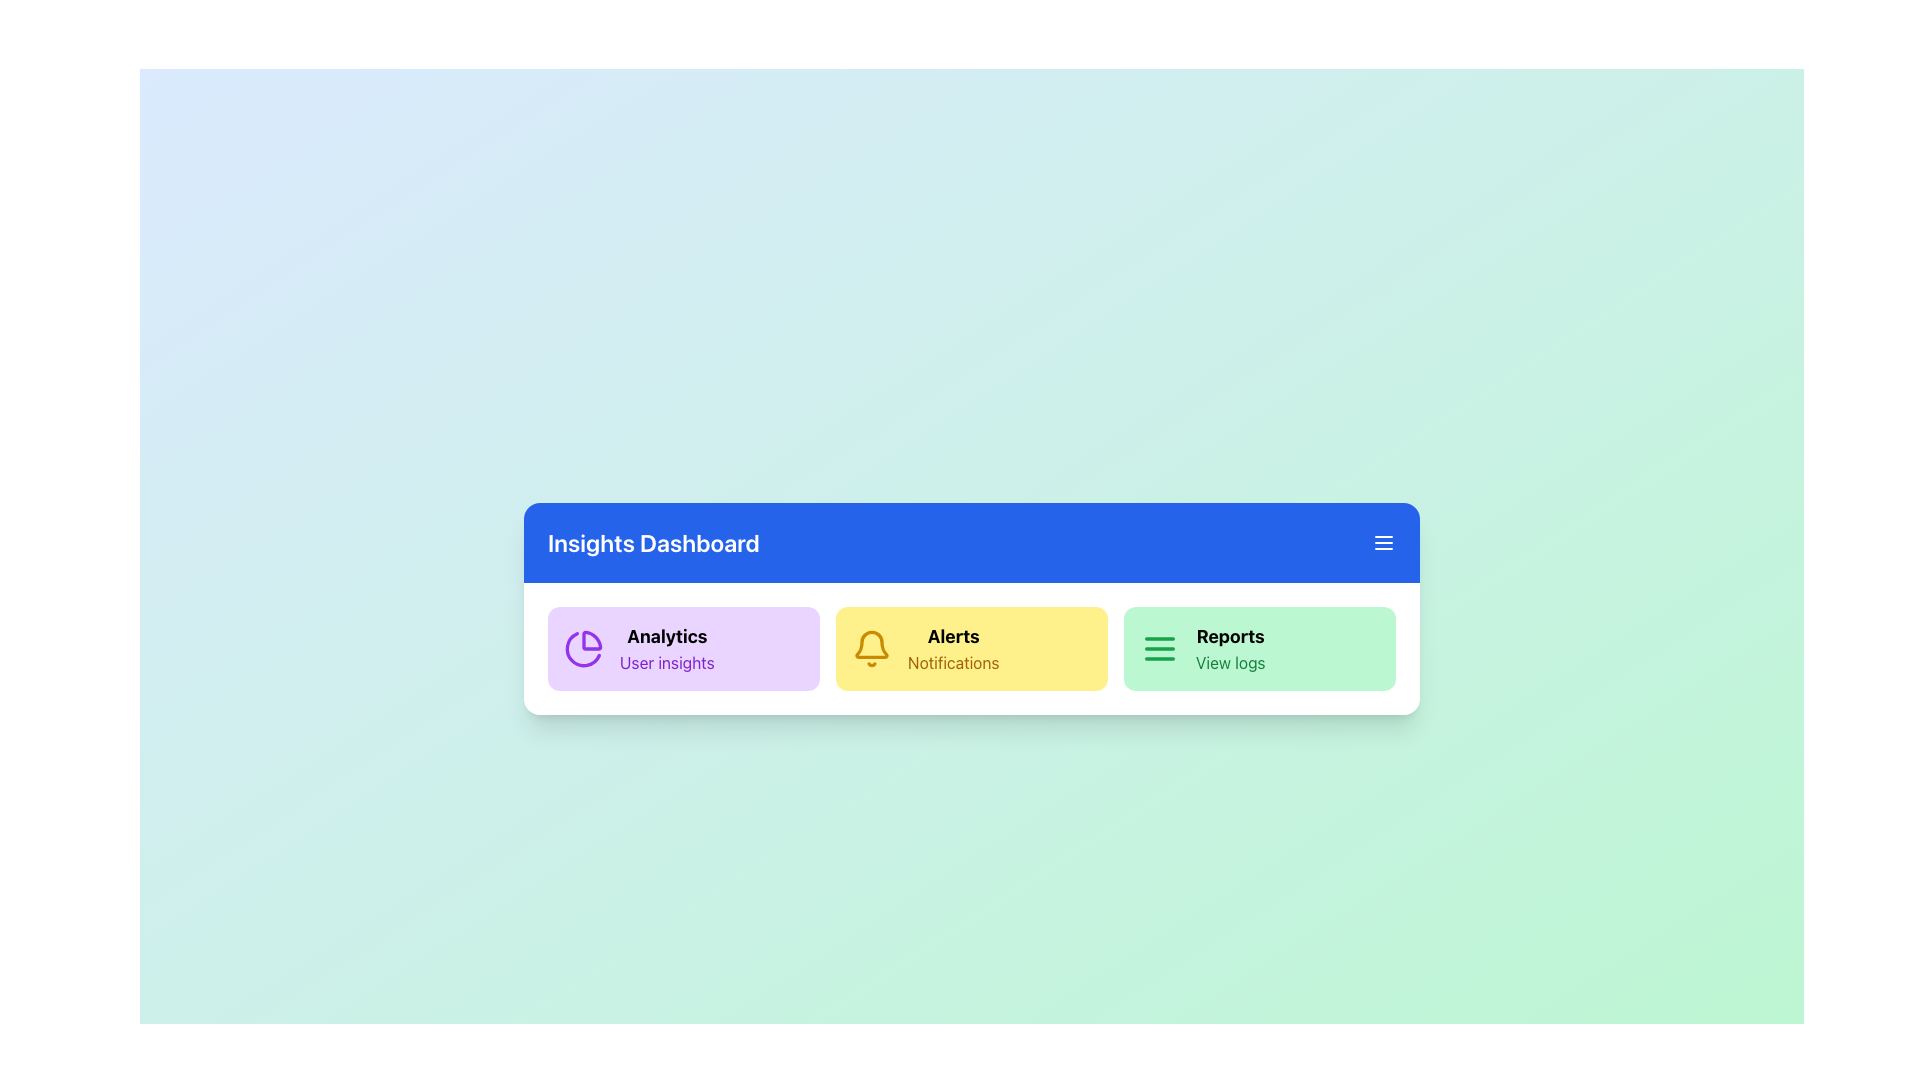  I want to click on the Text label that serves as a description for the Alerts section, located below the 'Alerts' label on a yellowish background under the bell icon, so click(952, 663).